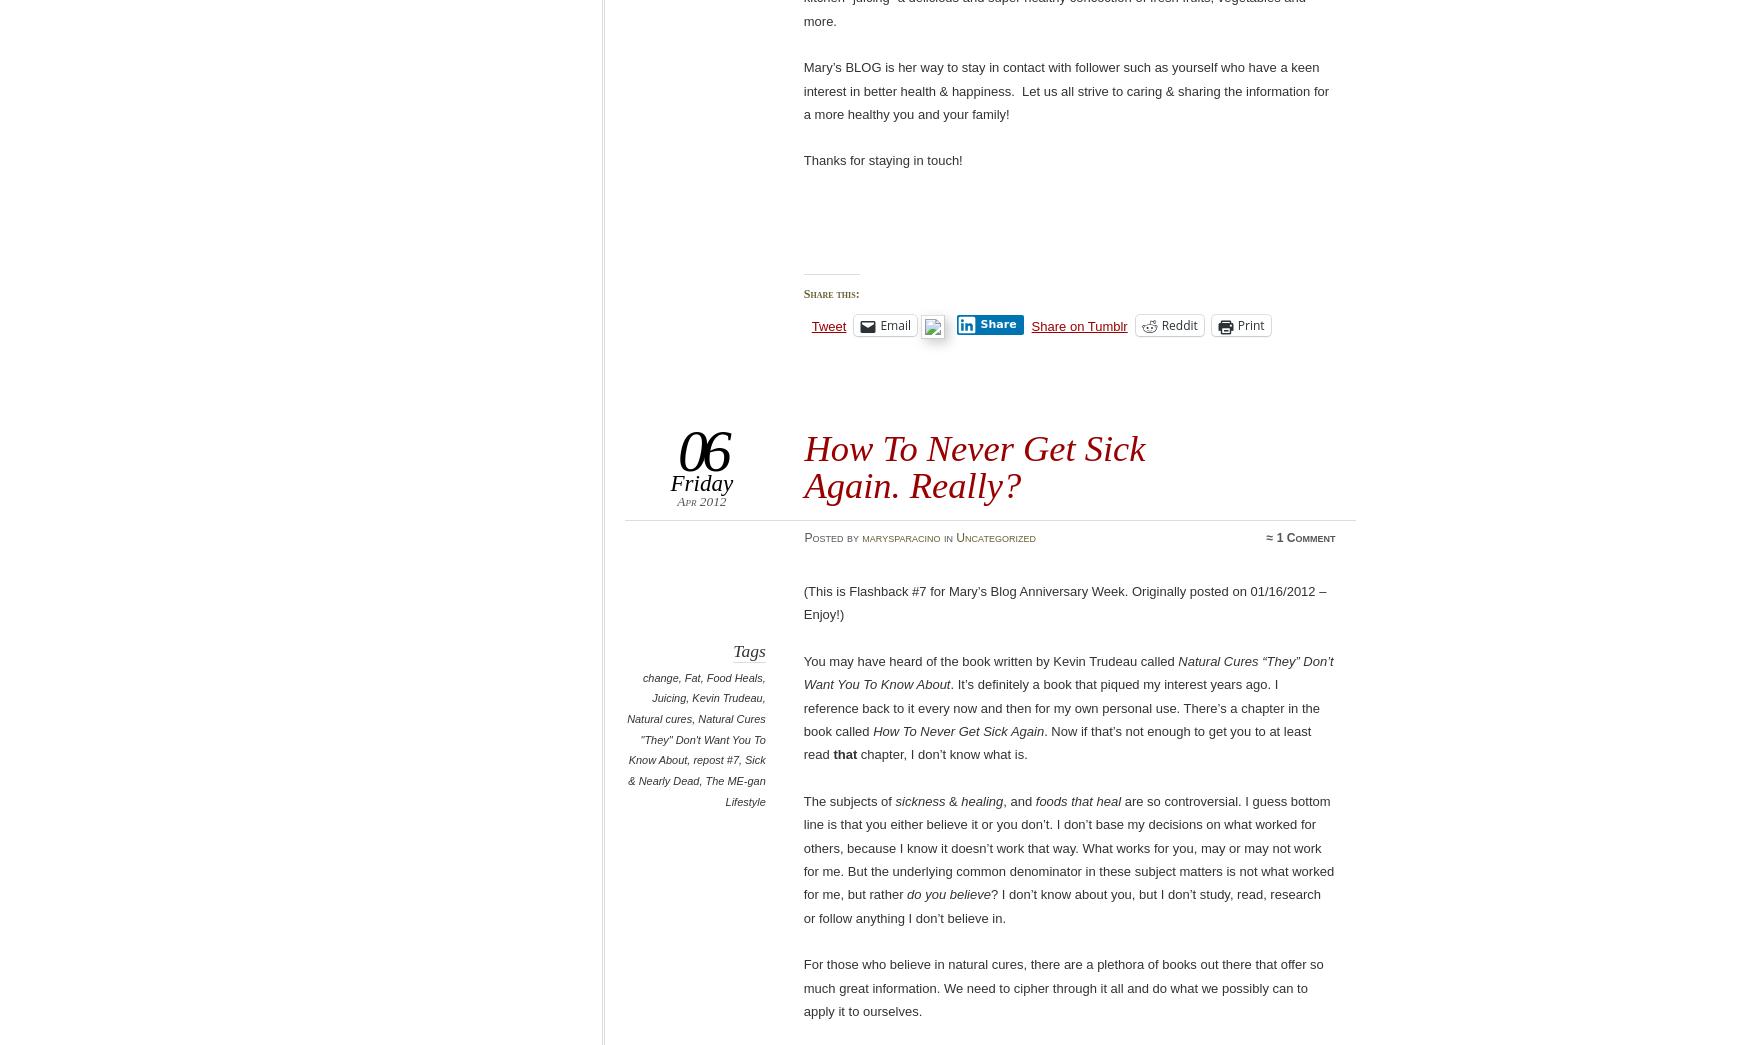 This screenshot has width=1749, height=1045. I want to click on 'Kevin Trudeau', so click(726, 696).